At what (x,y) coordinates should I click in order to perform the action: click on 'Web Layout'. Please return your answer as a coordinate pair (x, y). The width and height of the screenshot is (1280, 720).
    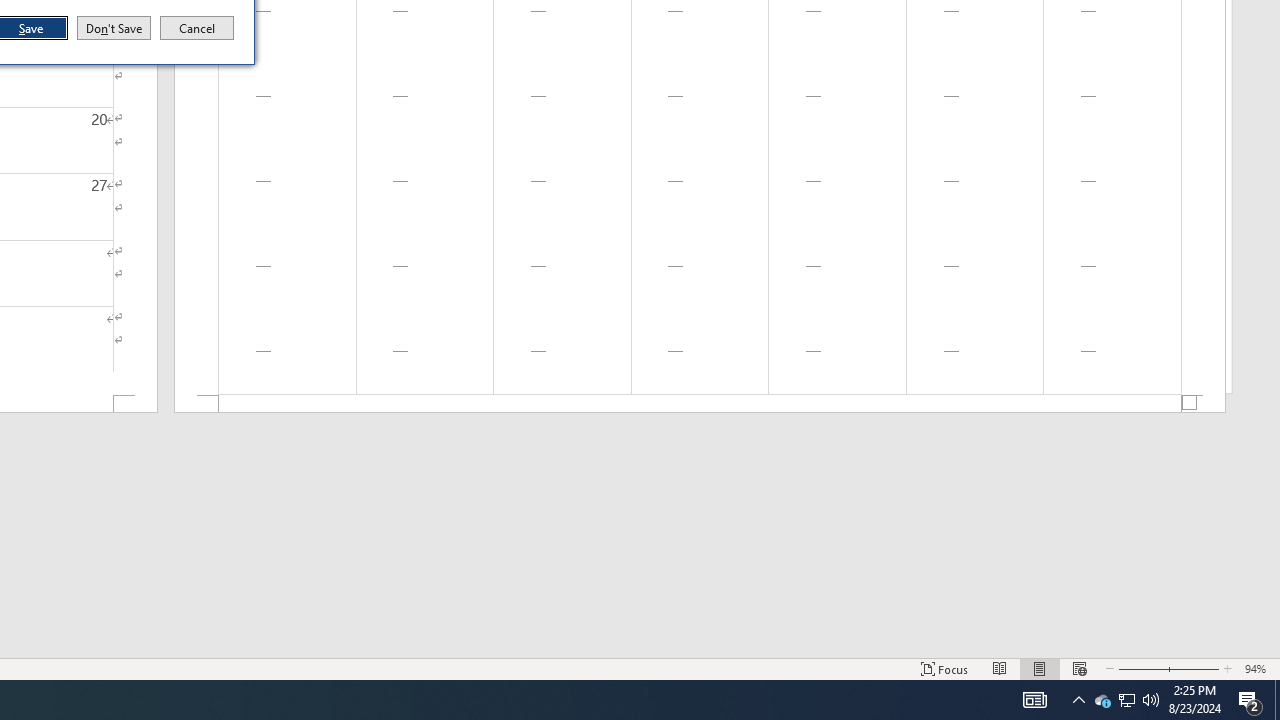
    Looking at the image, I should click on (1078, 669).